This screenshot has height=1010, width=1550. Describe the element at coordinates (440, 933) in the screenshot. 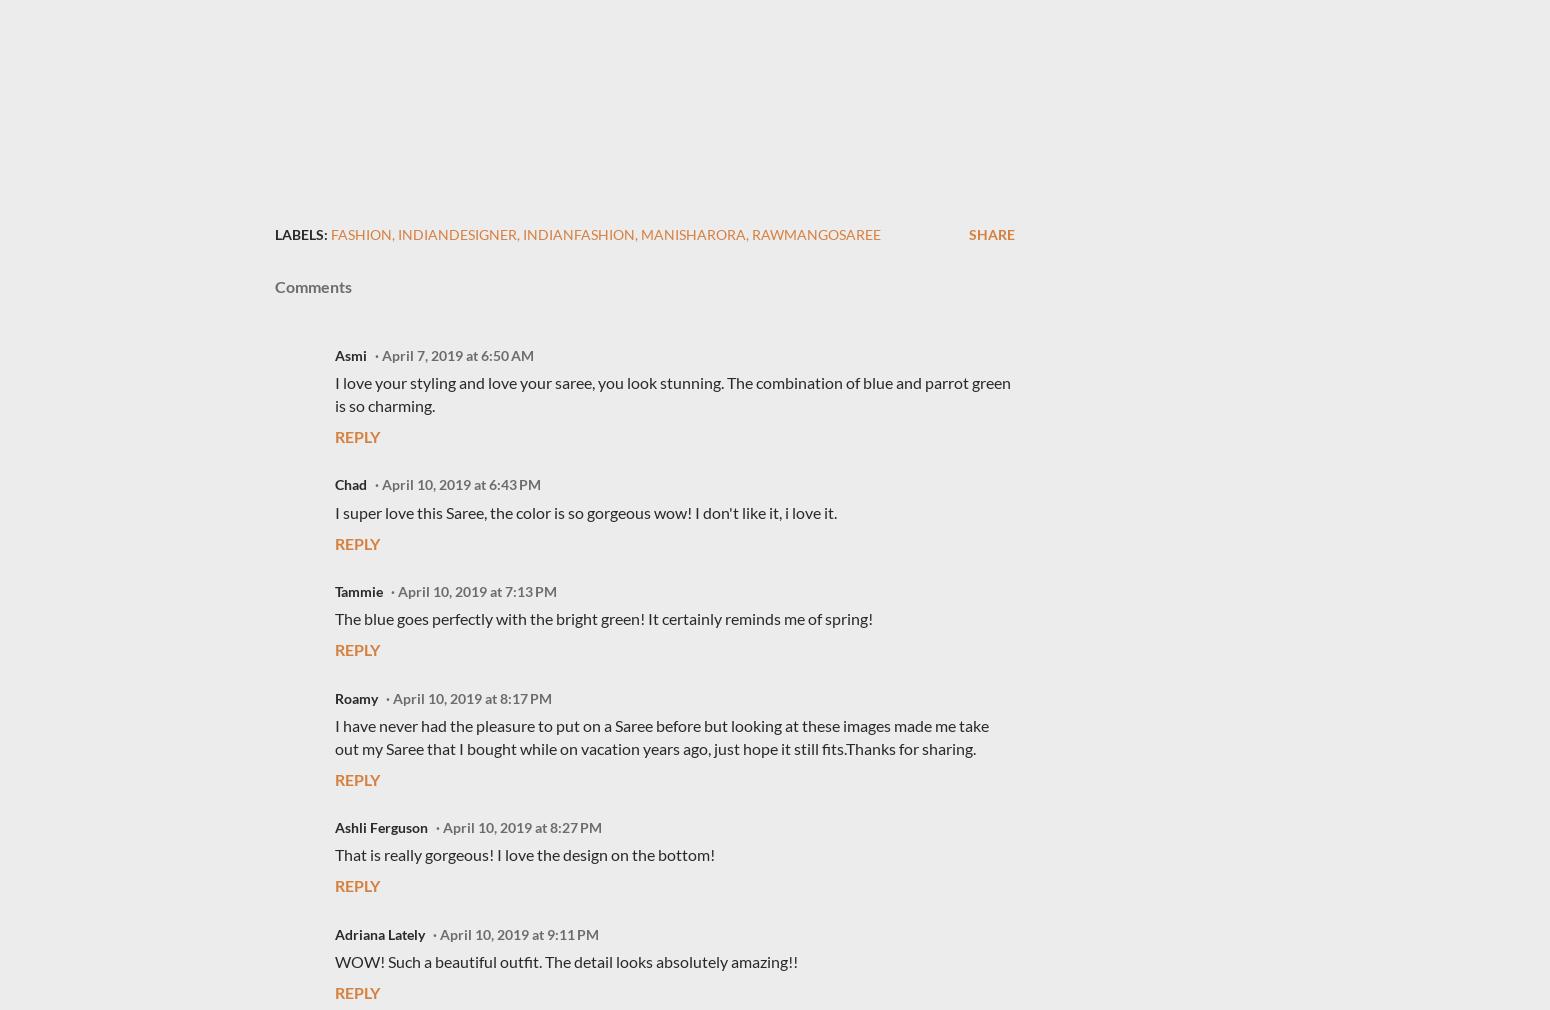

I see `'April 10, 2019 at 9:11 PM'` at that location.